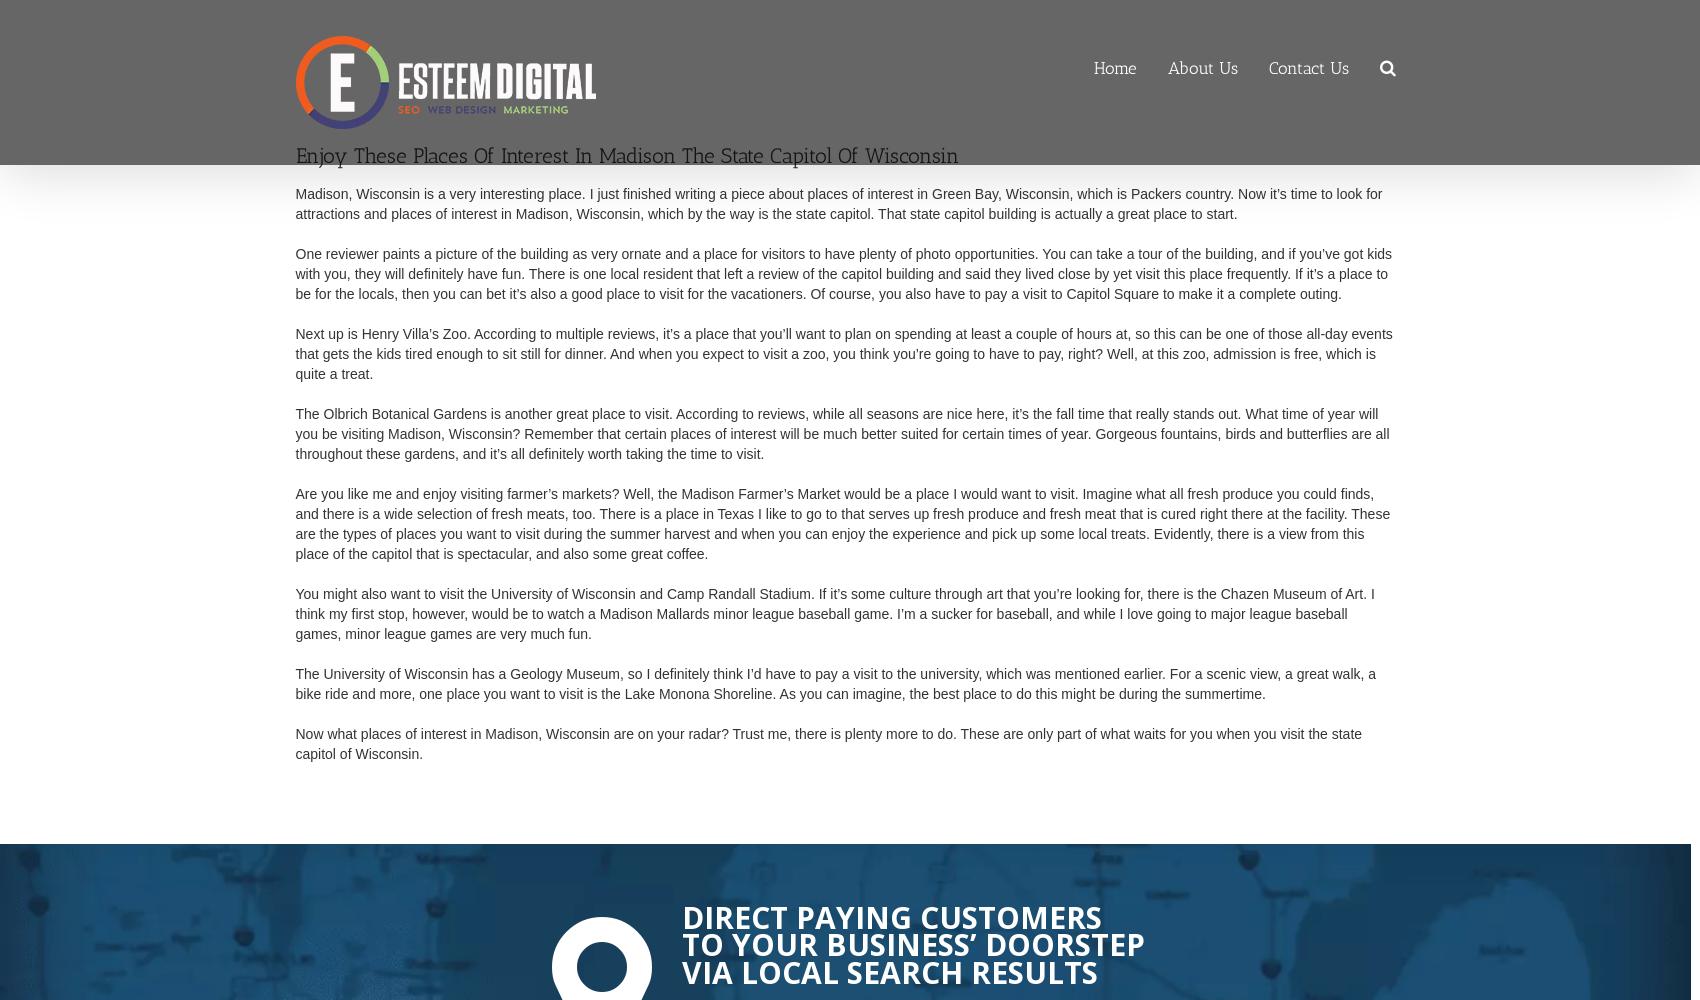 Image resolution: width=1700 pixels, height=1000 pixels. Describe the element at coordinates (294, 612) in the screenshot. I see `'You might also want to visit the University of Wisconsin and Camp Randall Stadium. If it’s some culture through art that you’re looking for, there is the Chazen Museum of Art. I think my first stop, however, would be to watch a Madison Mallards minor league baseball game. I’m a sucker for baseball, and while I love going to major league baseball games, minor league games are very much fun.'` at that location.